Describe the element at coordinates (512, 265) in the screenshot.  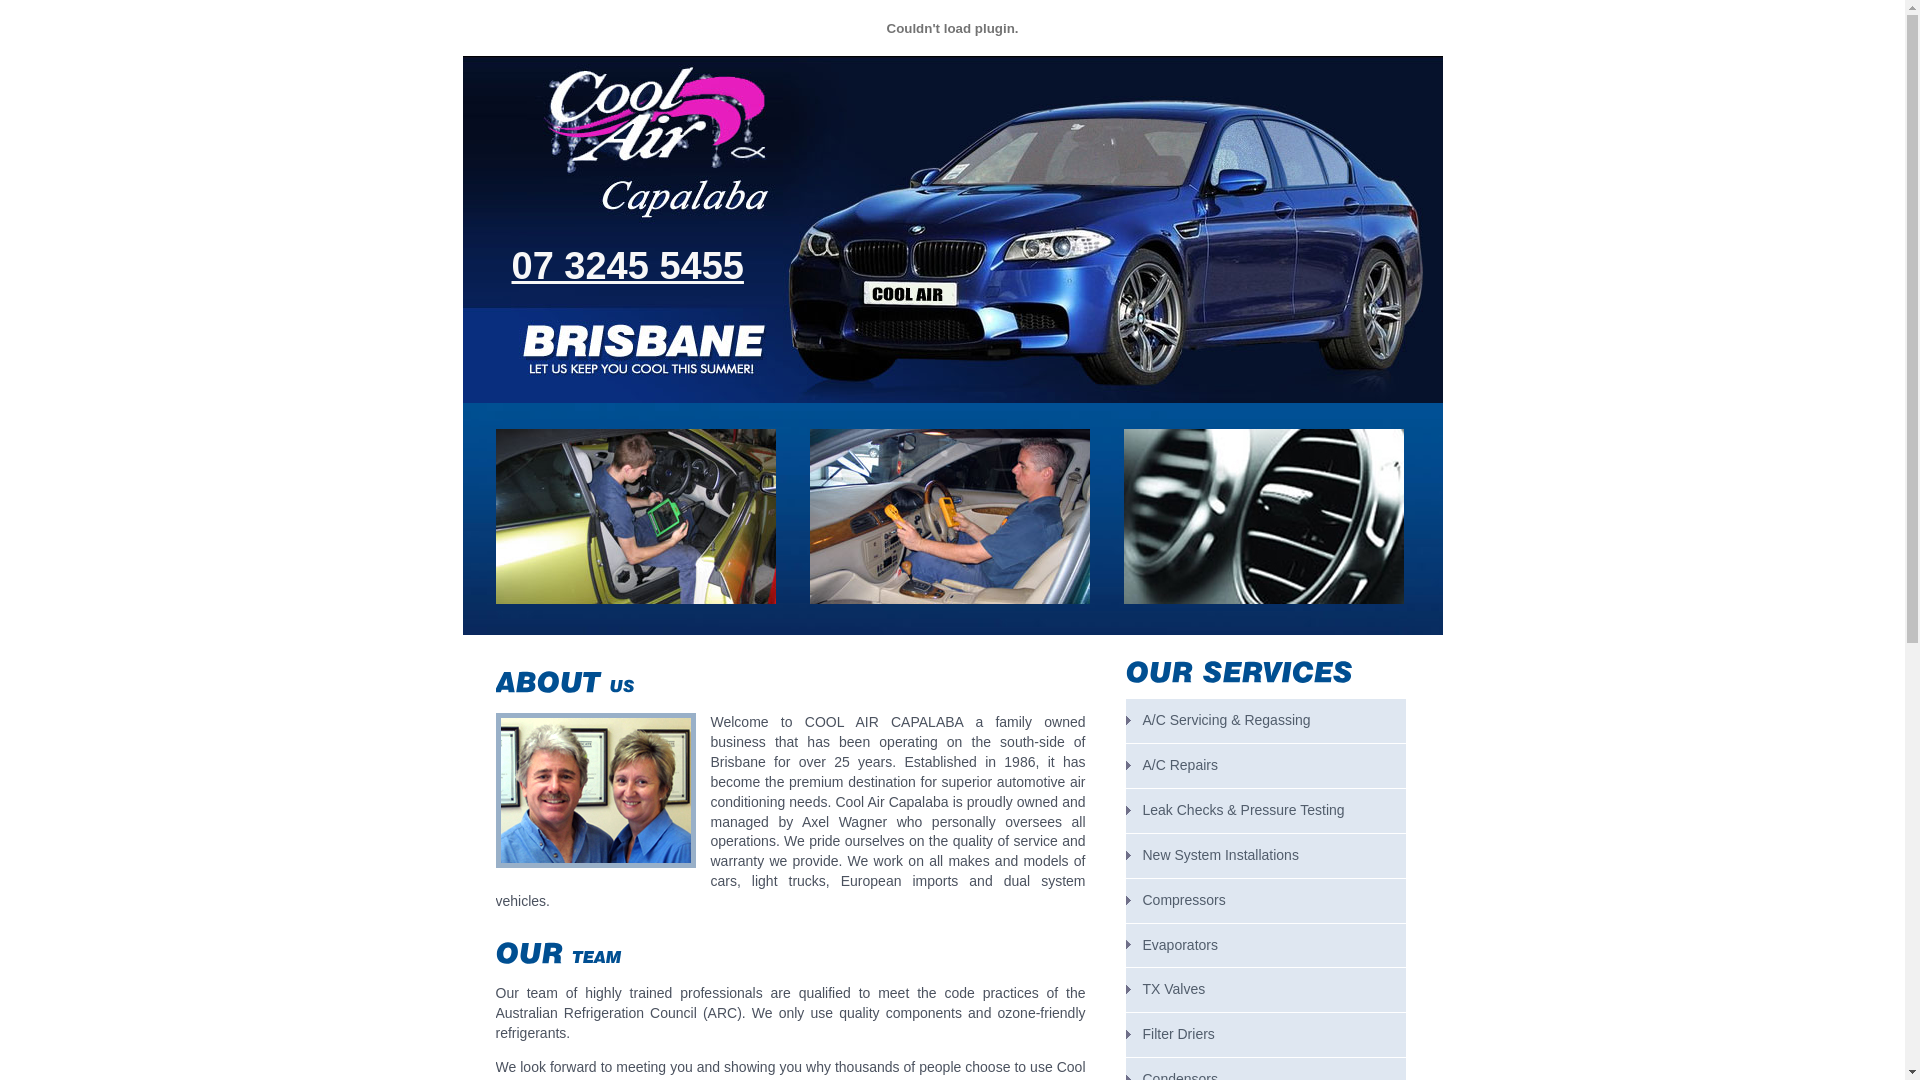
I see `'07 3245 5455'` at that location.